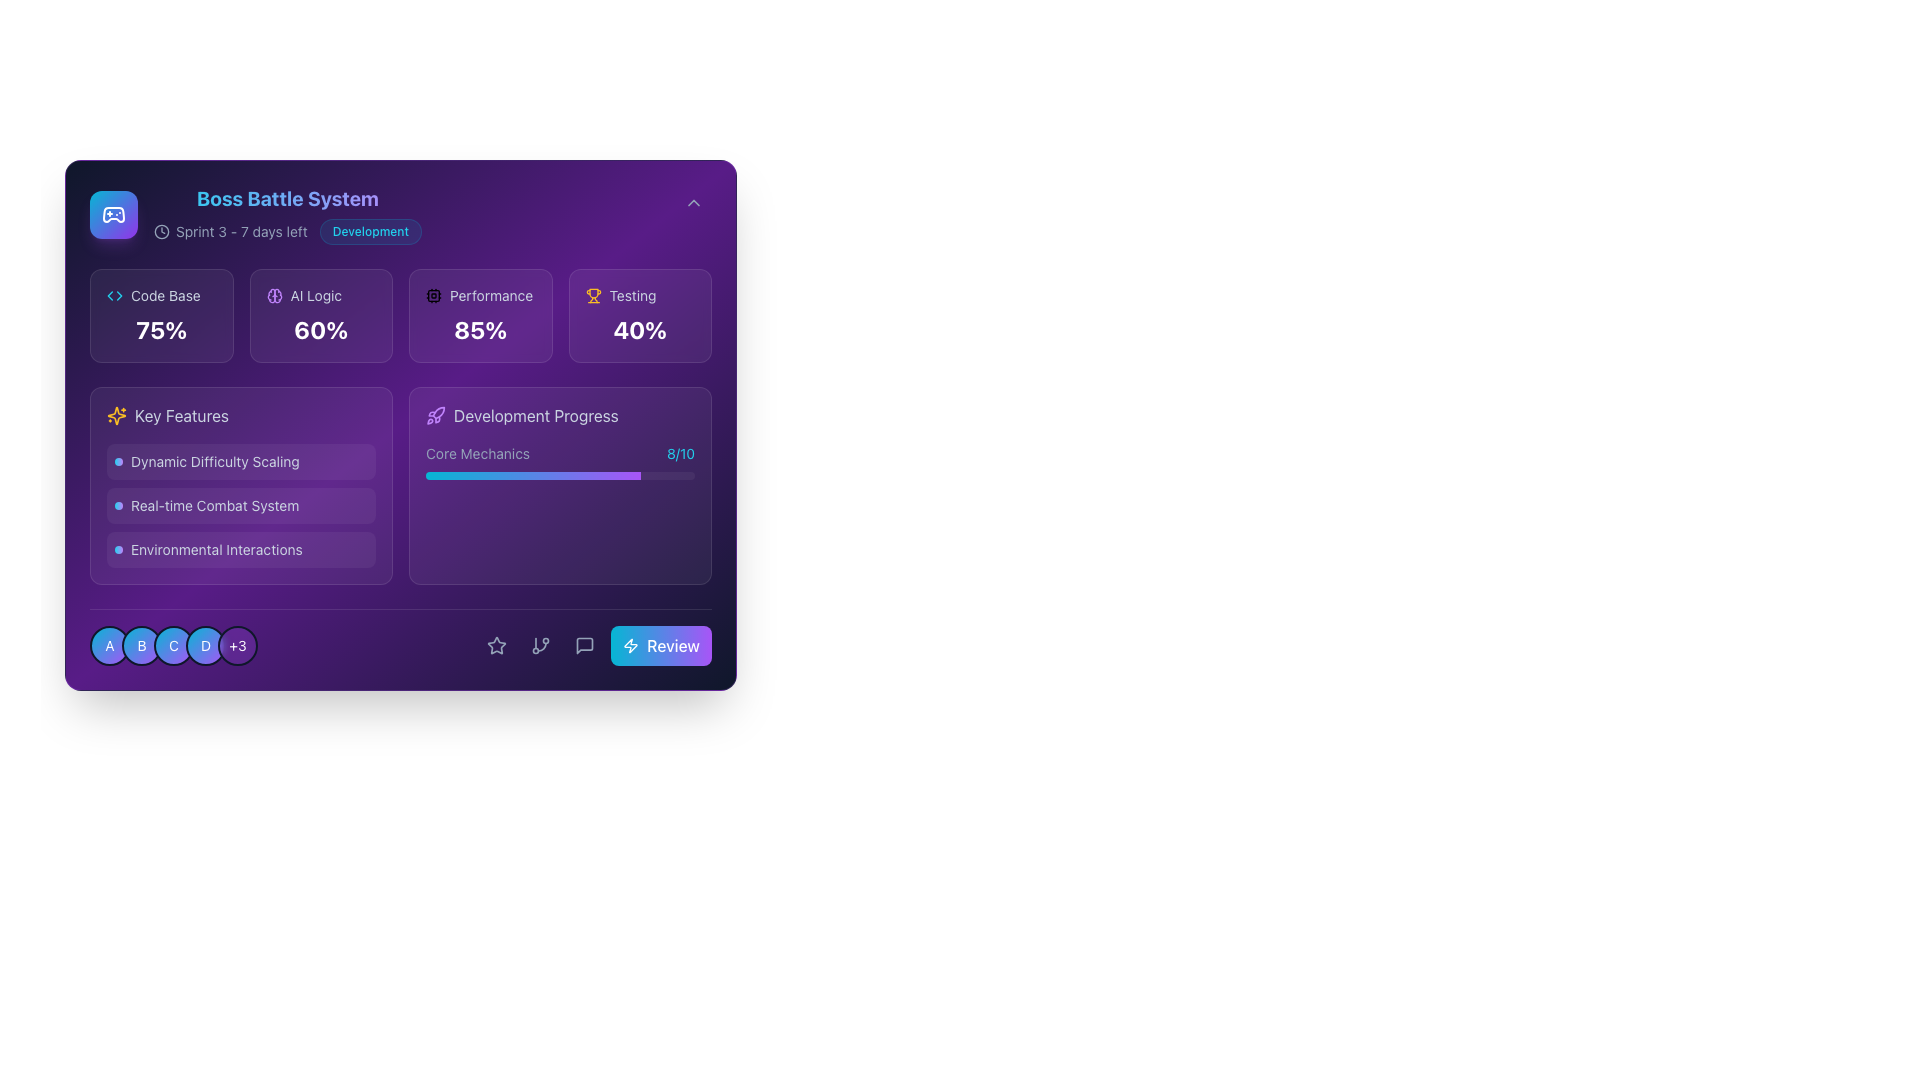 The height and width of the screenshot is (1080, 1920). I want to click on the SVG icon representing a branching structure, resembling a git branching icon, located in the bottom right segment of the interface, so click(541, 645).